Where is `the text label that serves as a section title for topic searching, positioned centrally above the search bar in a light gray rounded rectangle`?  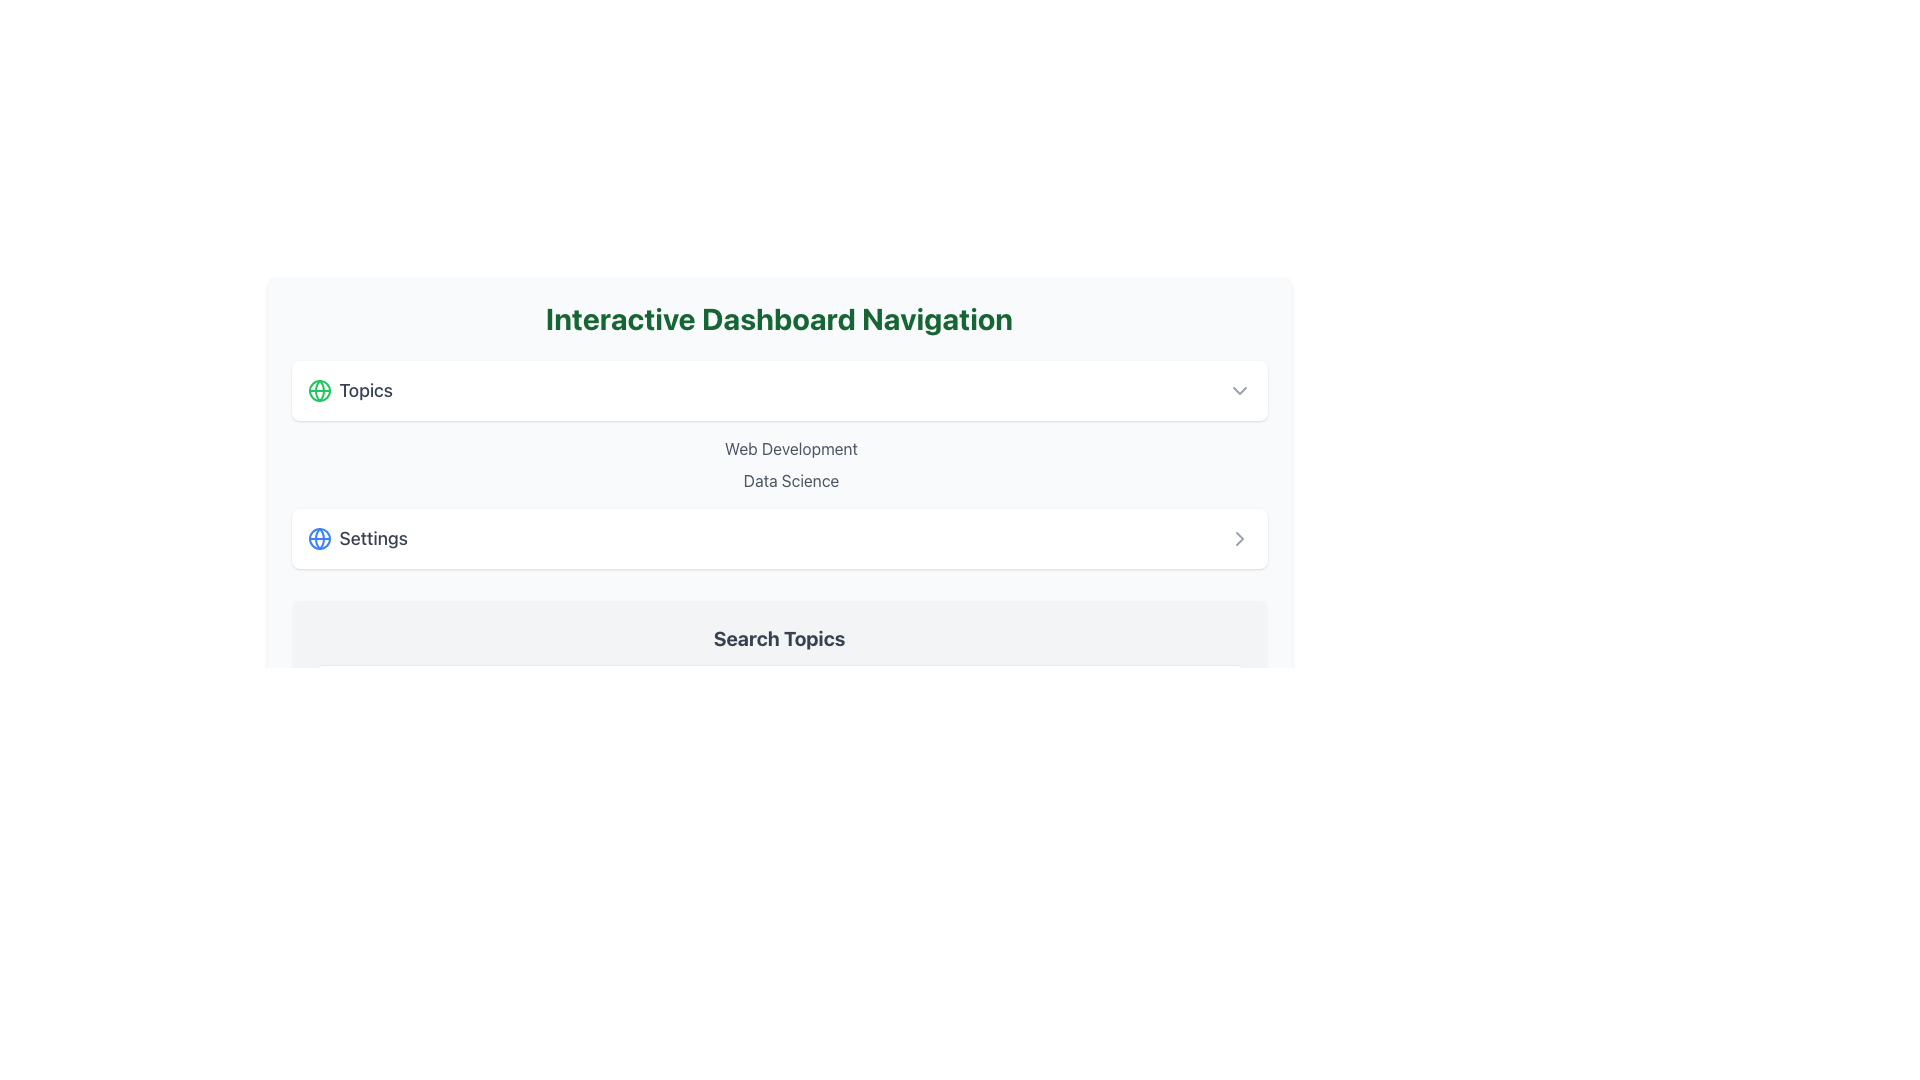 the text label that serves as a section title for topic searching, positioned centrally above the search bar in a light gray rounded rectangle is located at coordinates (778, 639).